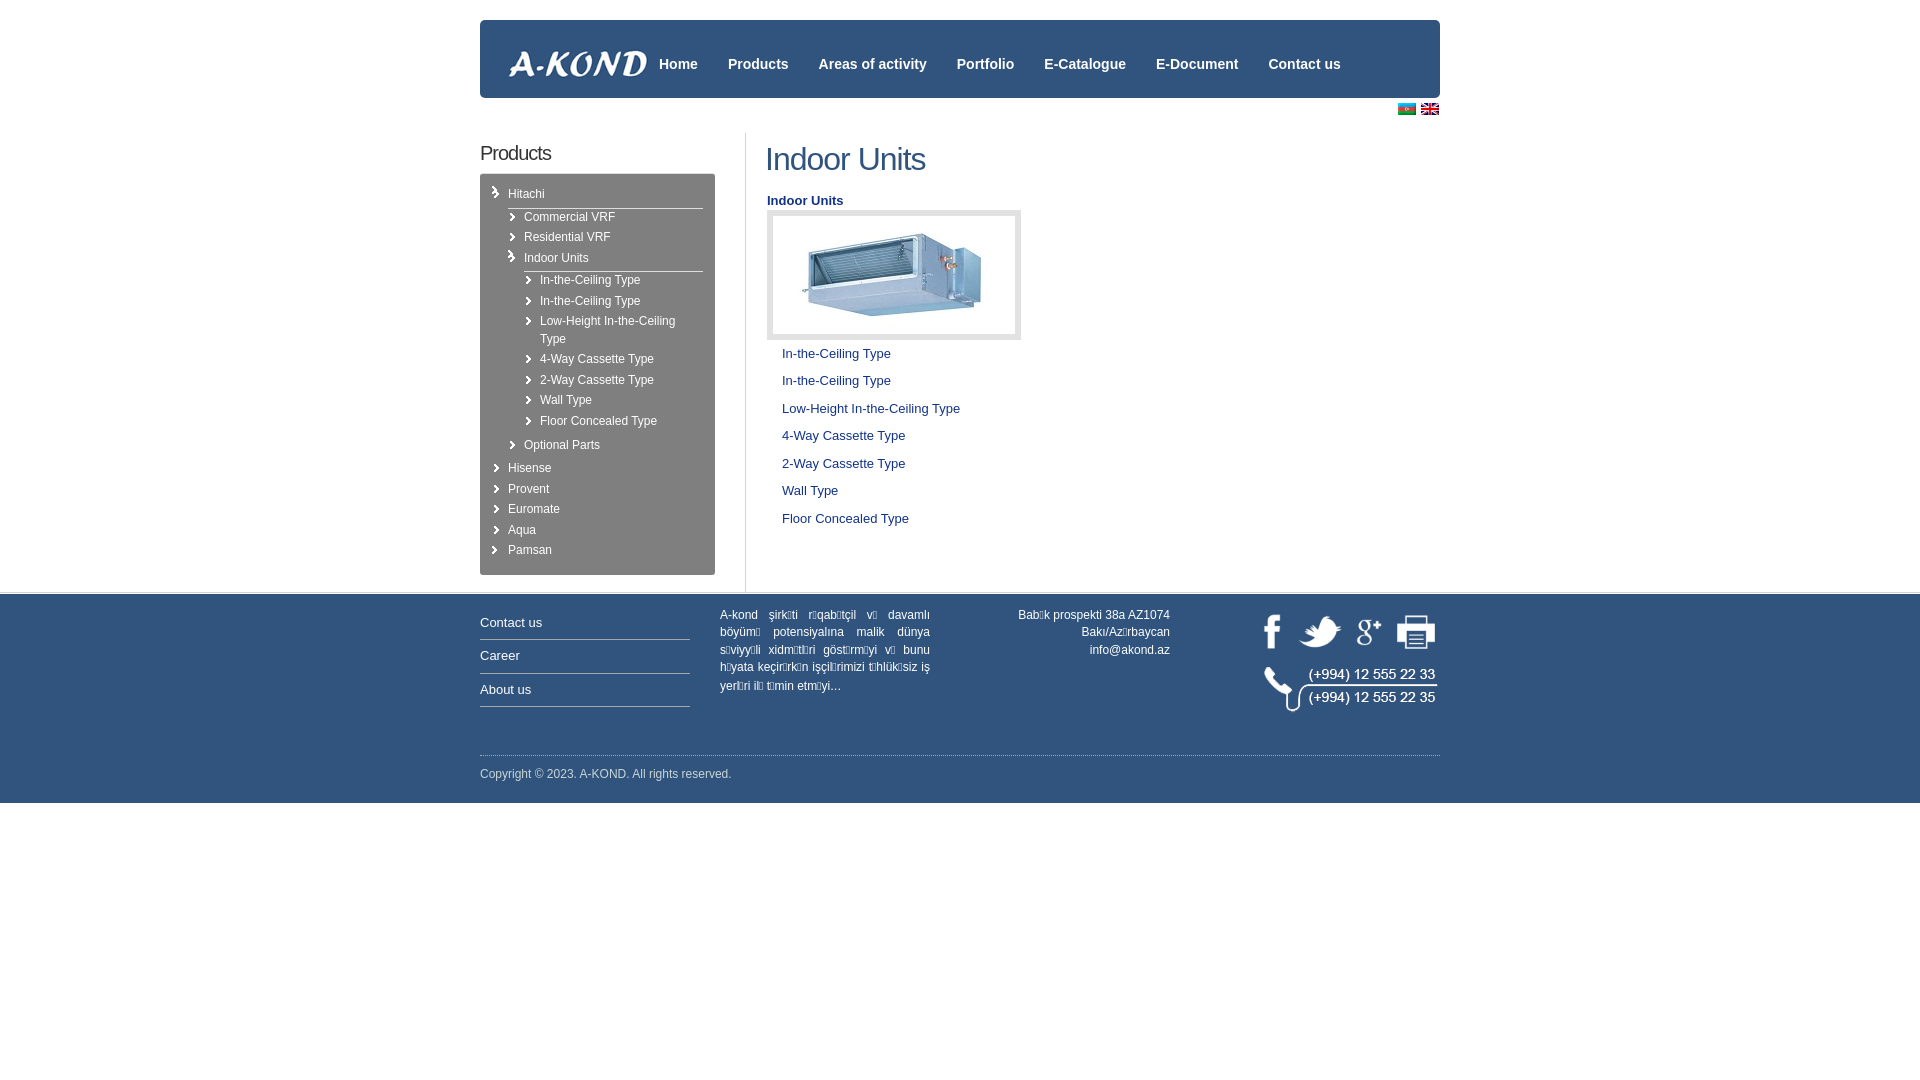  I want to click on 'Residential VRF', so click(566, 235).